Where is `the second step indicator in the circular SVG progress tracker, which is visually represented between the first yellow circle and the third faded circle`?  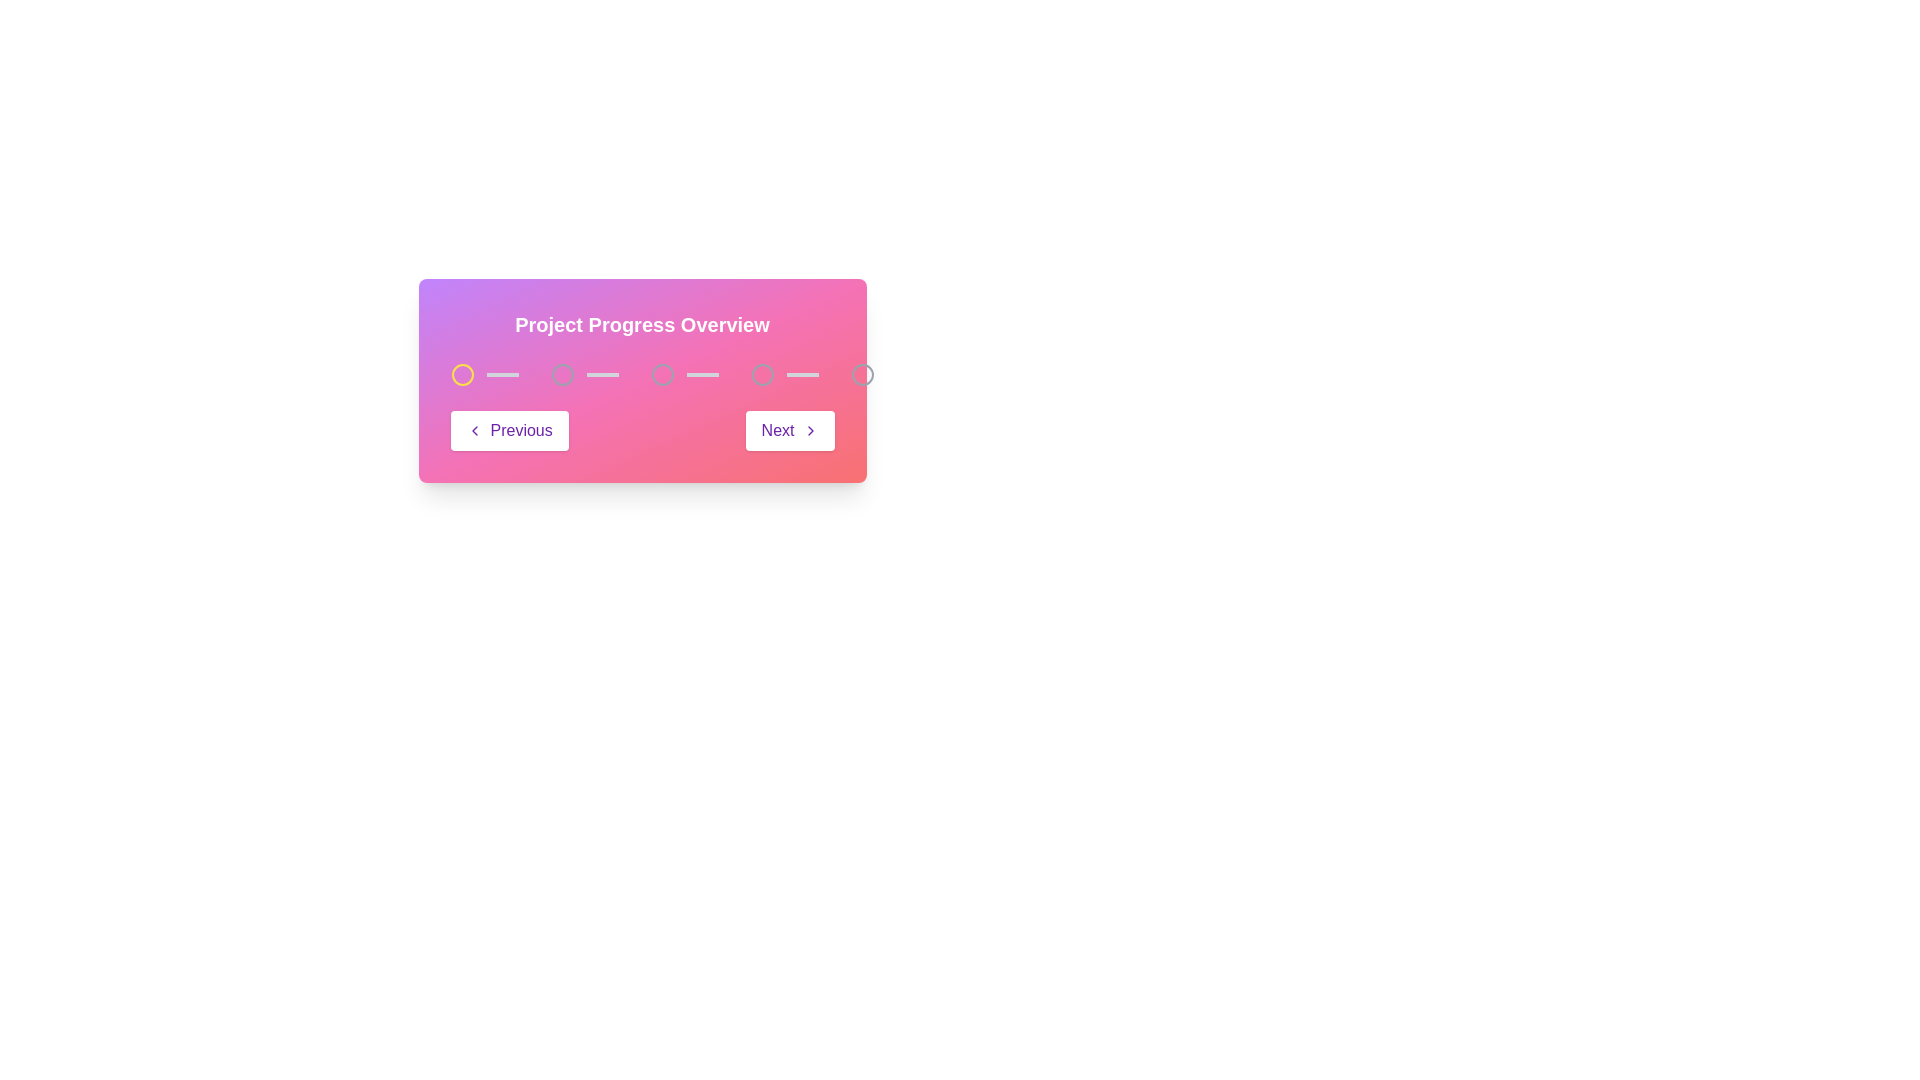
the second step indicator in the circular SVG progress tracker, which is visually represented between the first yellow circle and the third faded circle is located at coordinates (561, 374).